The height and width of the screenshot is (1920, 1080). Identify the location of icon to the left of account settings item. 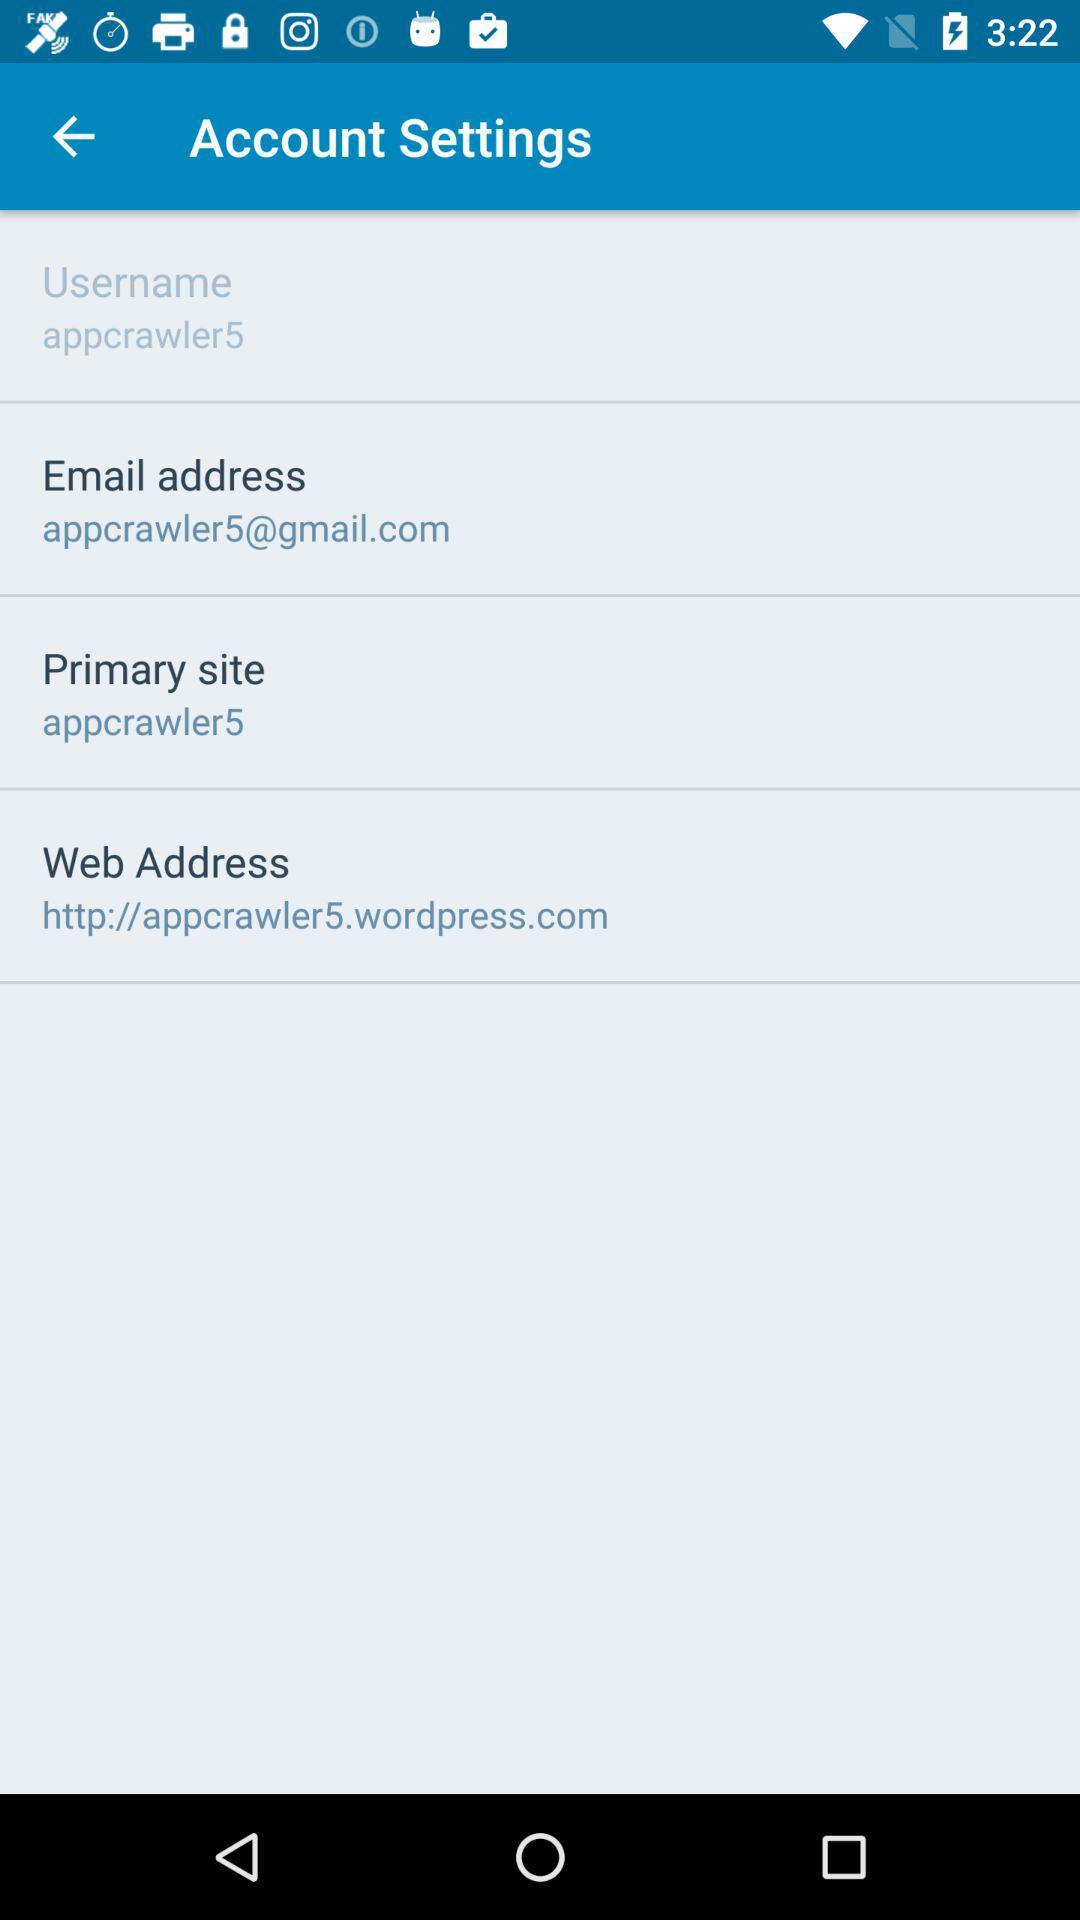
(72, 135).